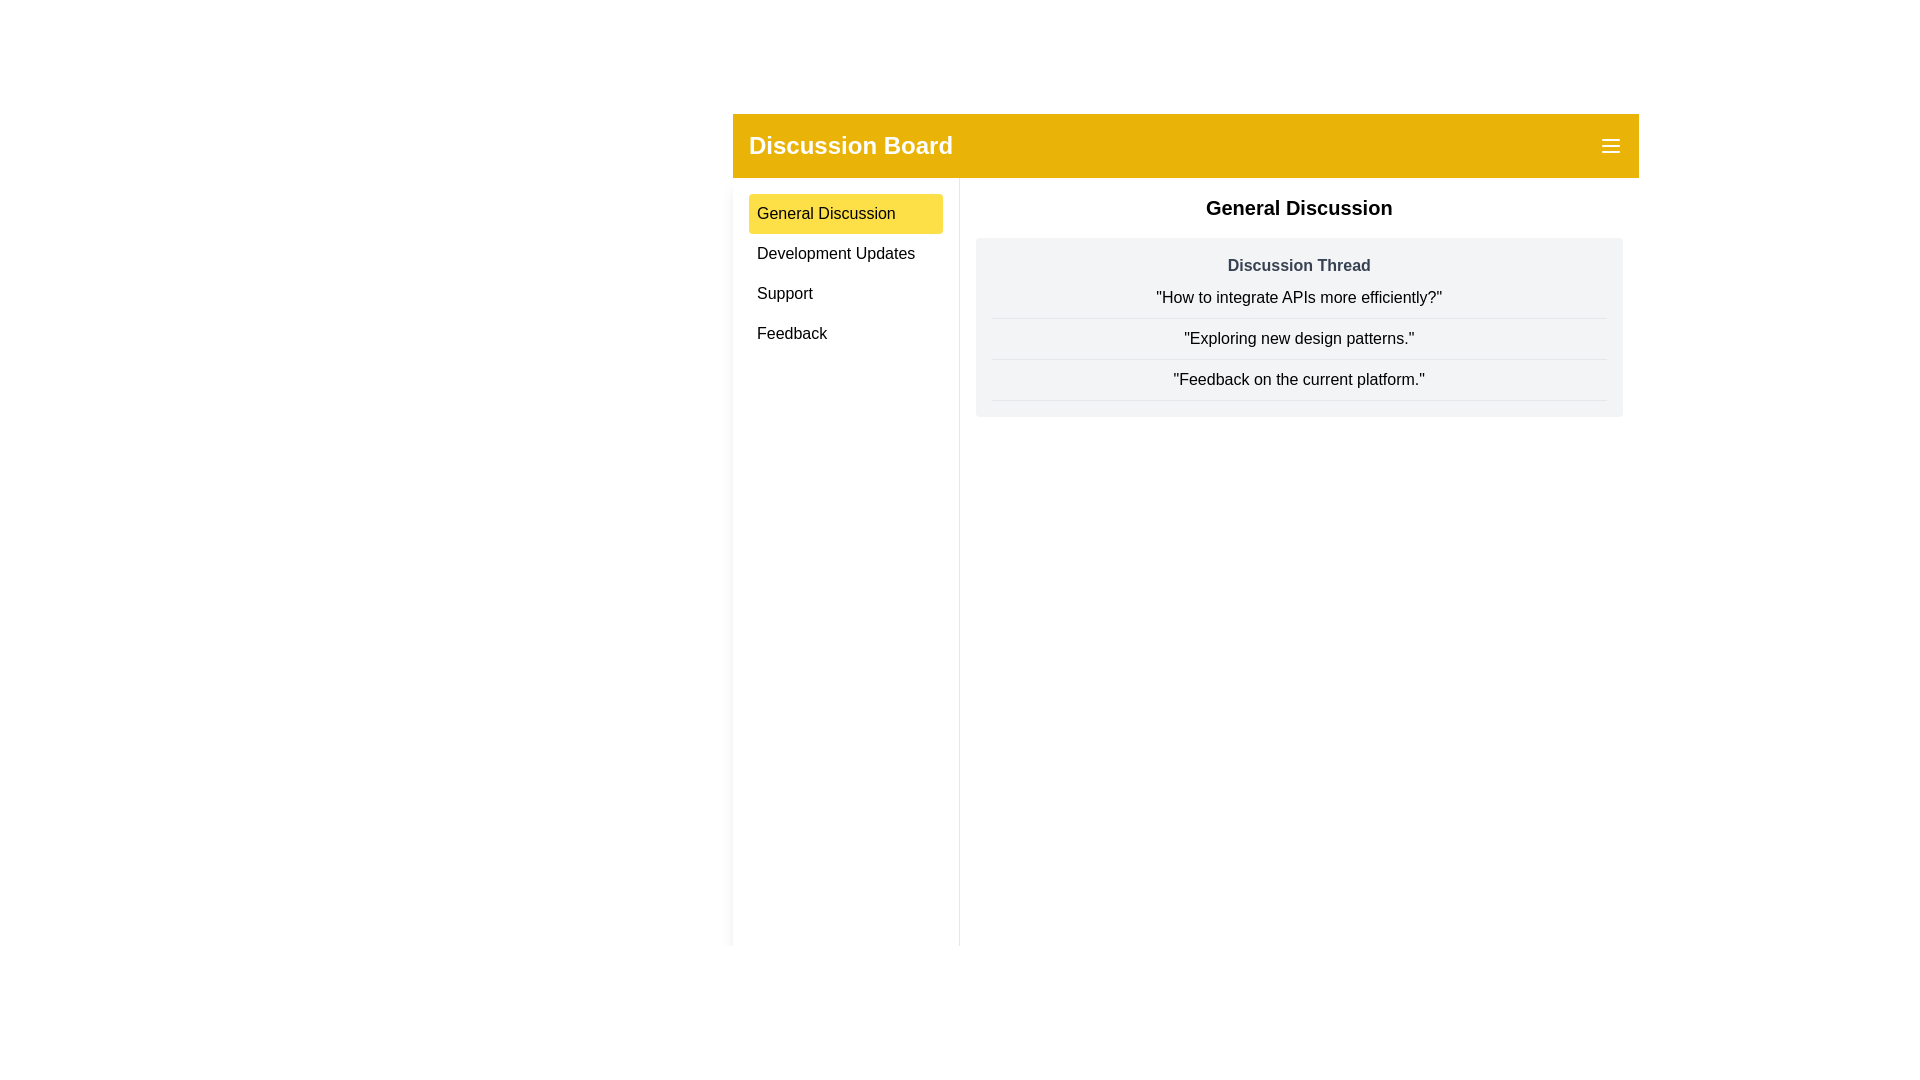 Image resolution: width=1920 pixels, height=1080 pixels. Describe the element at coordinates (1299, 301) in the screenshot. I see `the discussion thread to read its content` at that location.